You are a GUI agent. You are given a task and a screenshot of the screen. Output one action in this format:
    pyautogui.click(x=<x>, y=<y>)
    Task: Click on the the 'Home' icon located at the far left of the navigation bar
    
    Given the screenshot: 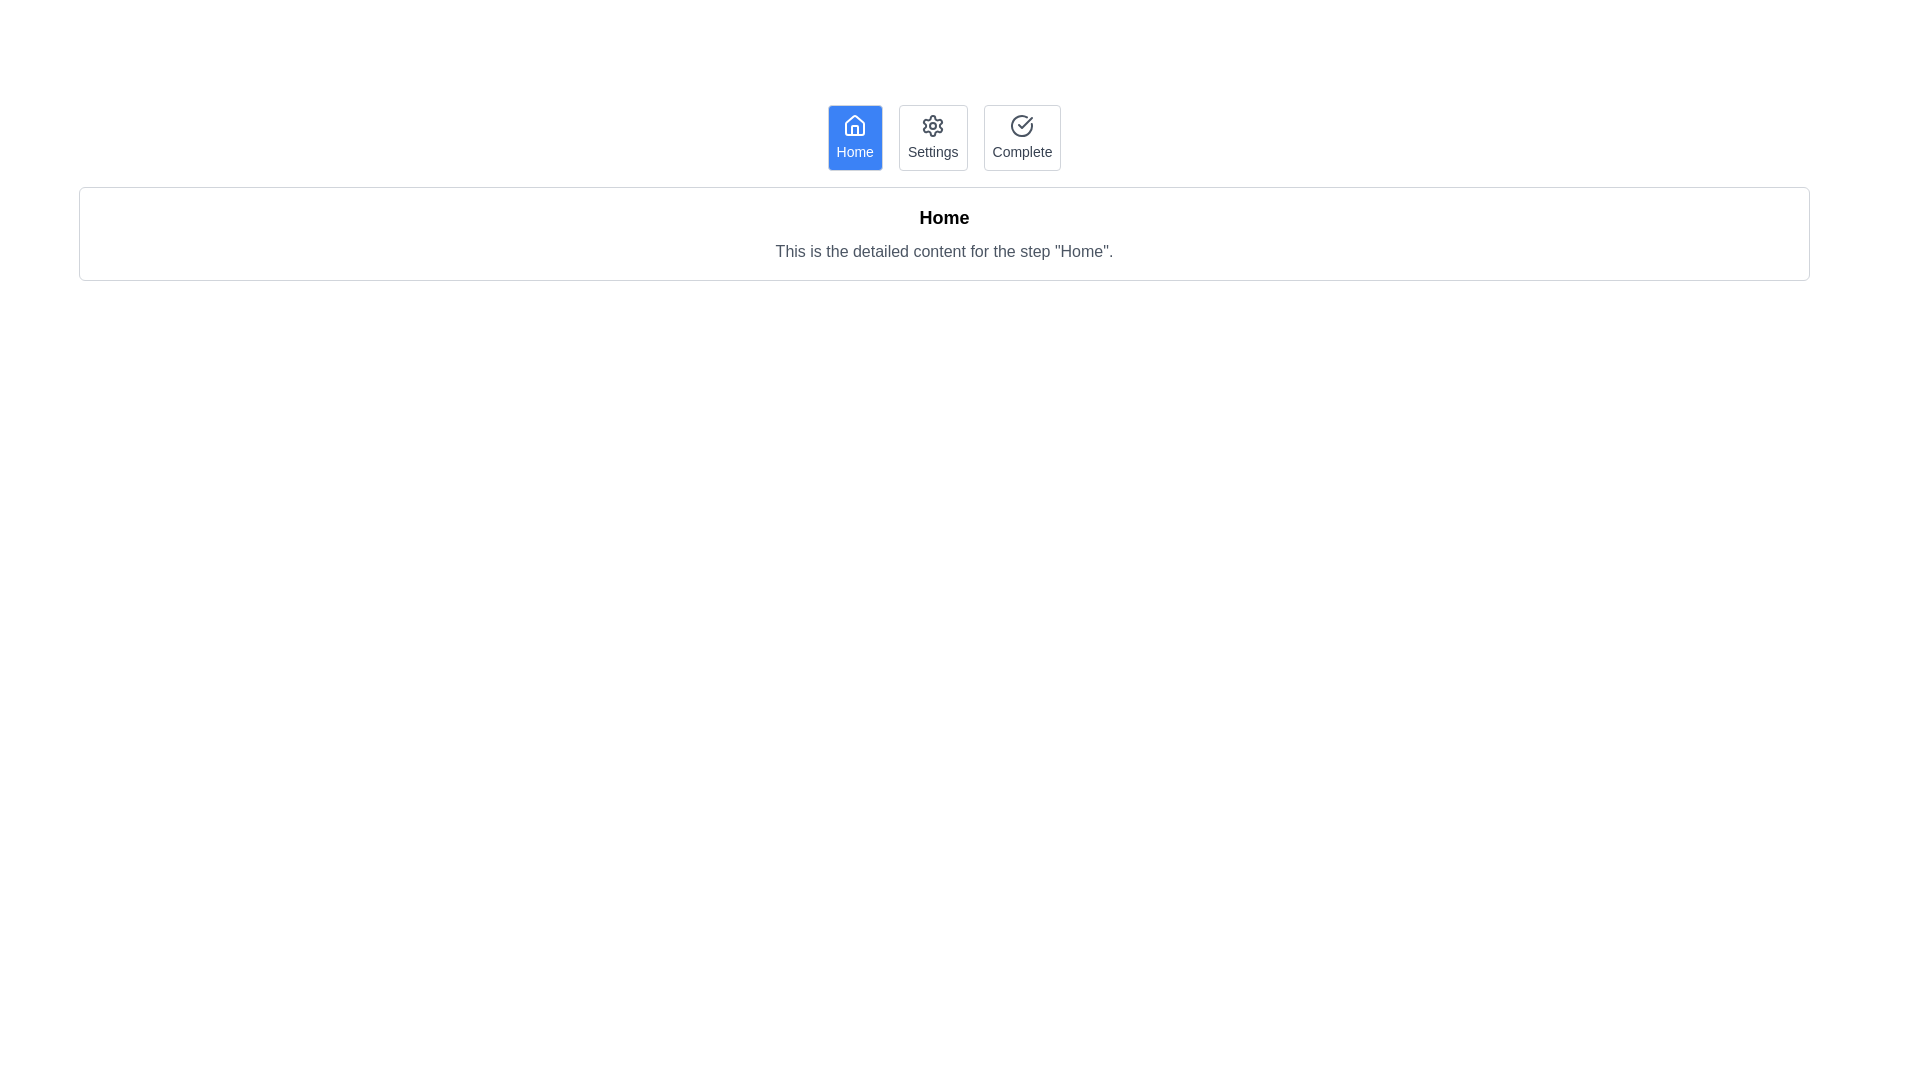 What is the action you would take?
    pyautogui.click(x=855, y=125)
    